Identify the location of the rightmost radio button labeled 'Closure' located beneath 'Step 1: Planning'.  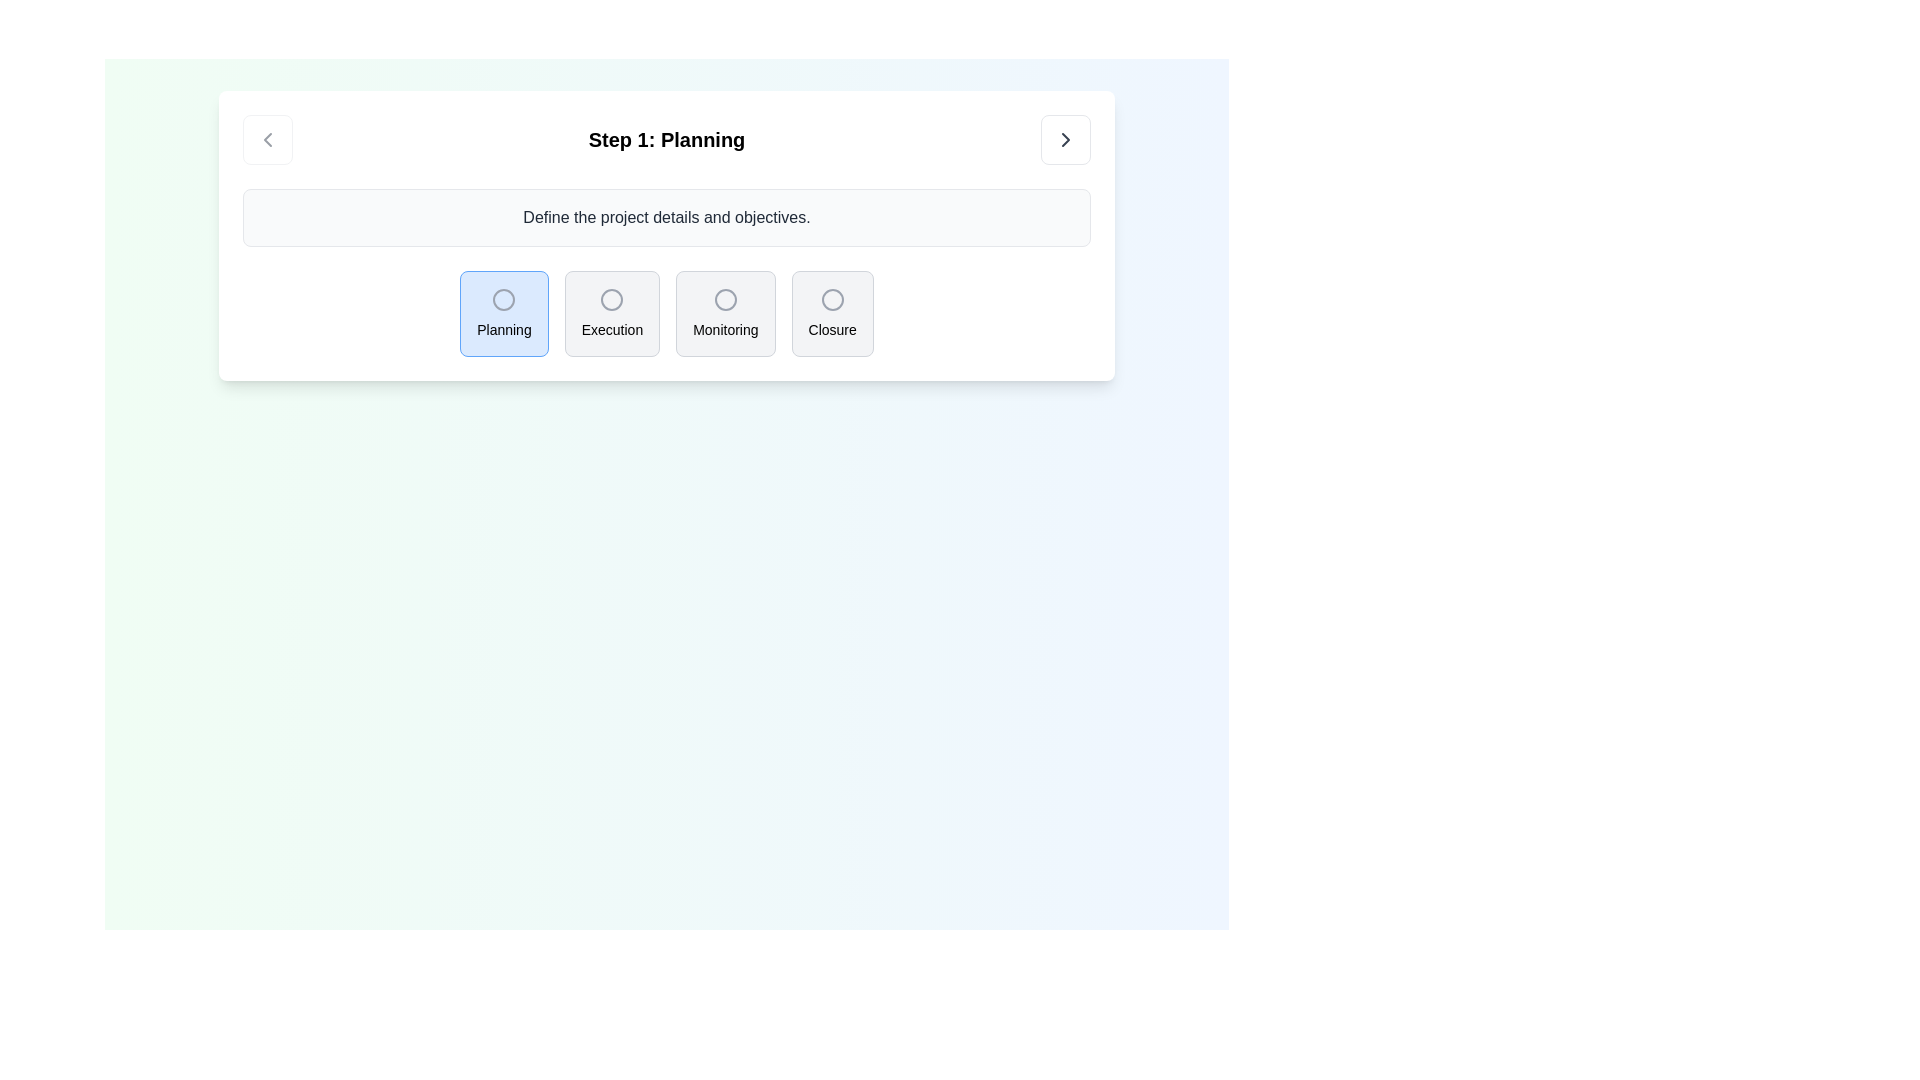
(832, 300).